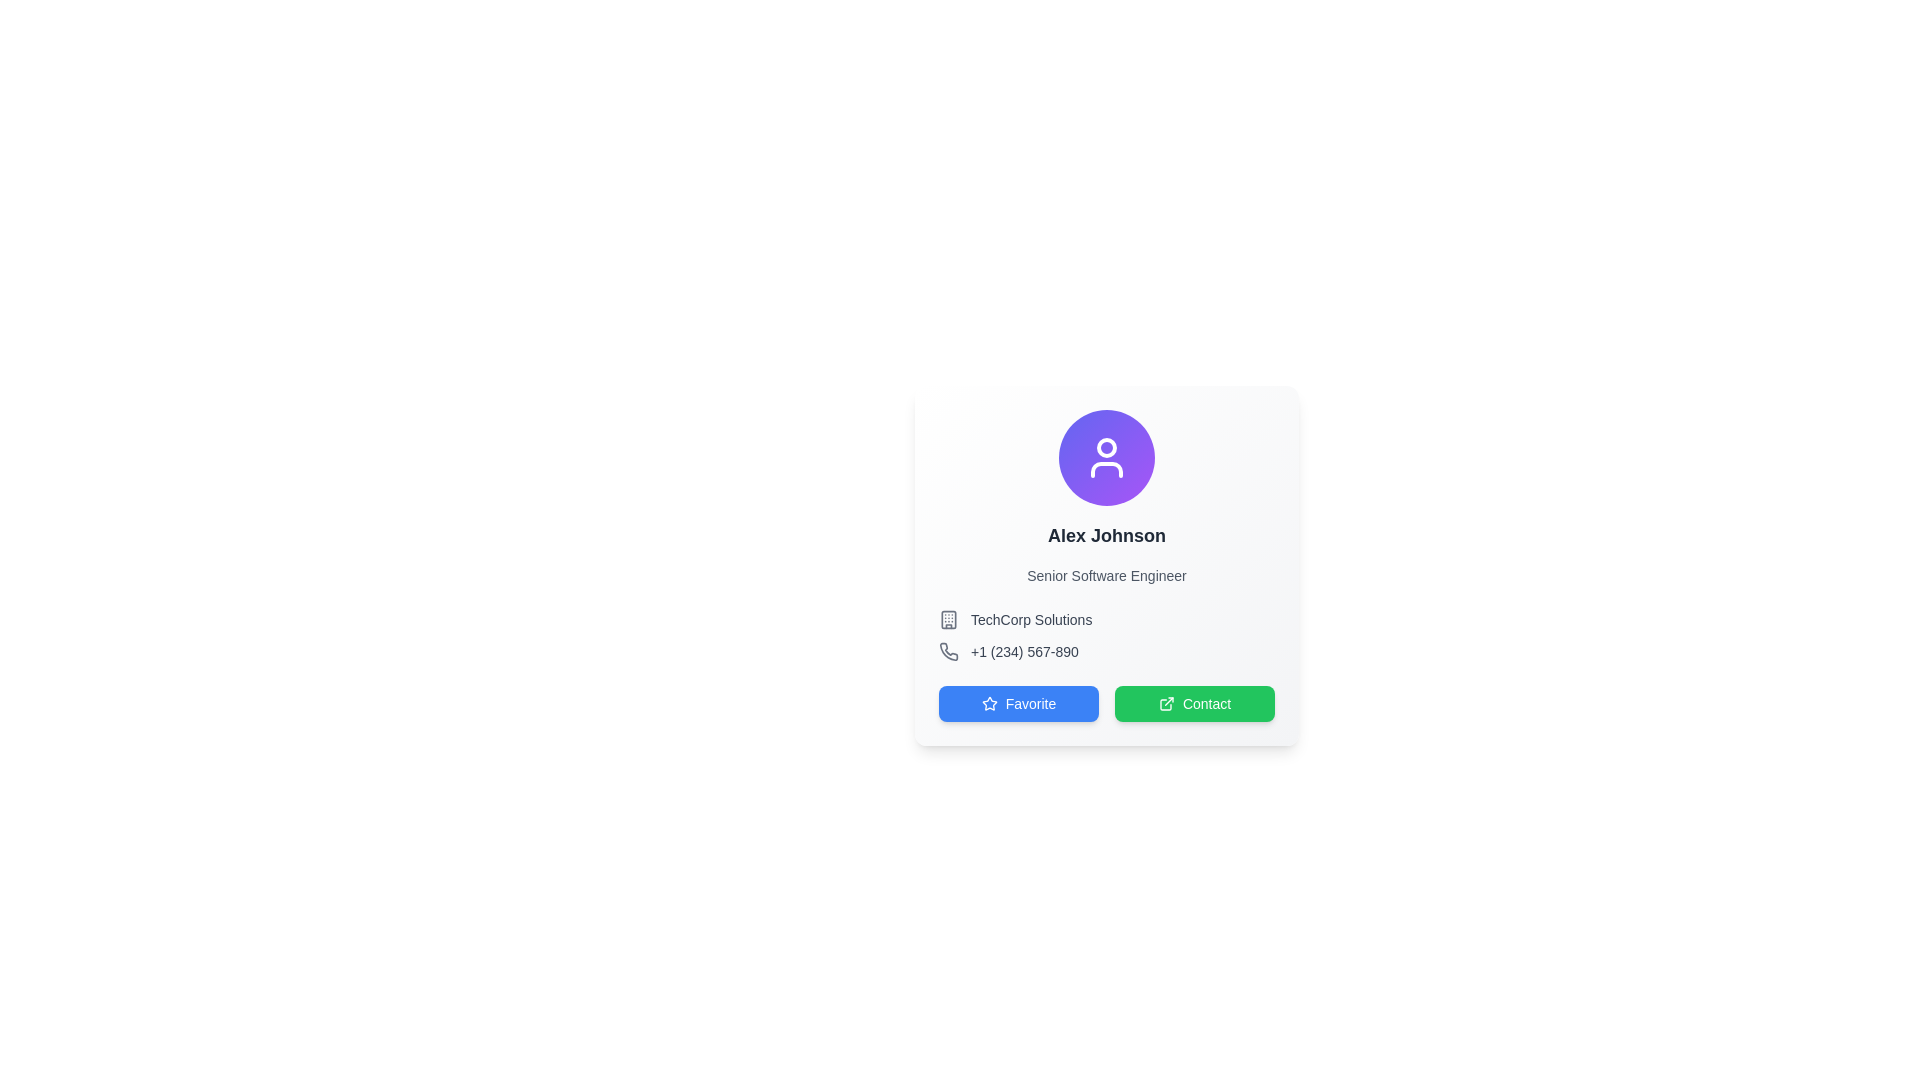 This screenshot has height=1080, width=1920. Describe the element at coordinates (1106, 446) in the screenshot. I see `the small circular SVG Circle with a white border located at the center of the user avatar icon at the top of the user card layout` at that location.